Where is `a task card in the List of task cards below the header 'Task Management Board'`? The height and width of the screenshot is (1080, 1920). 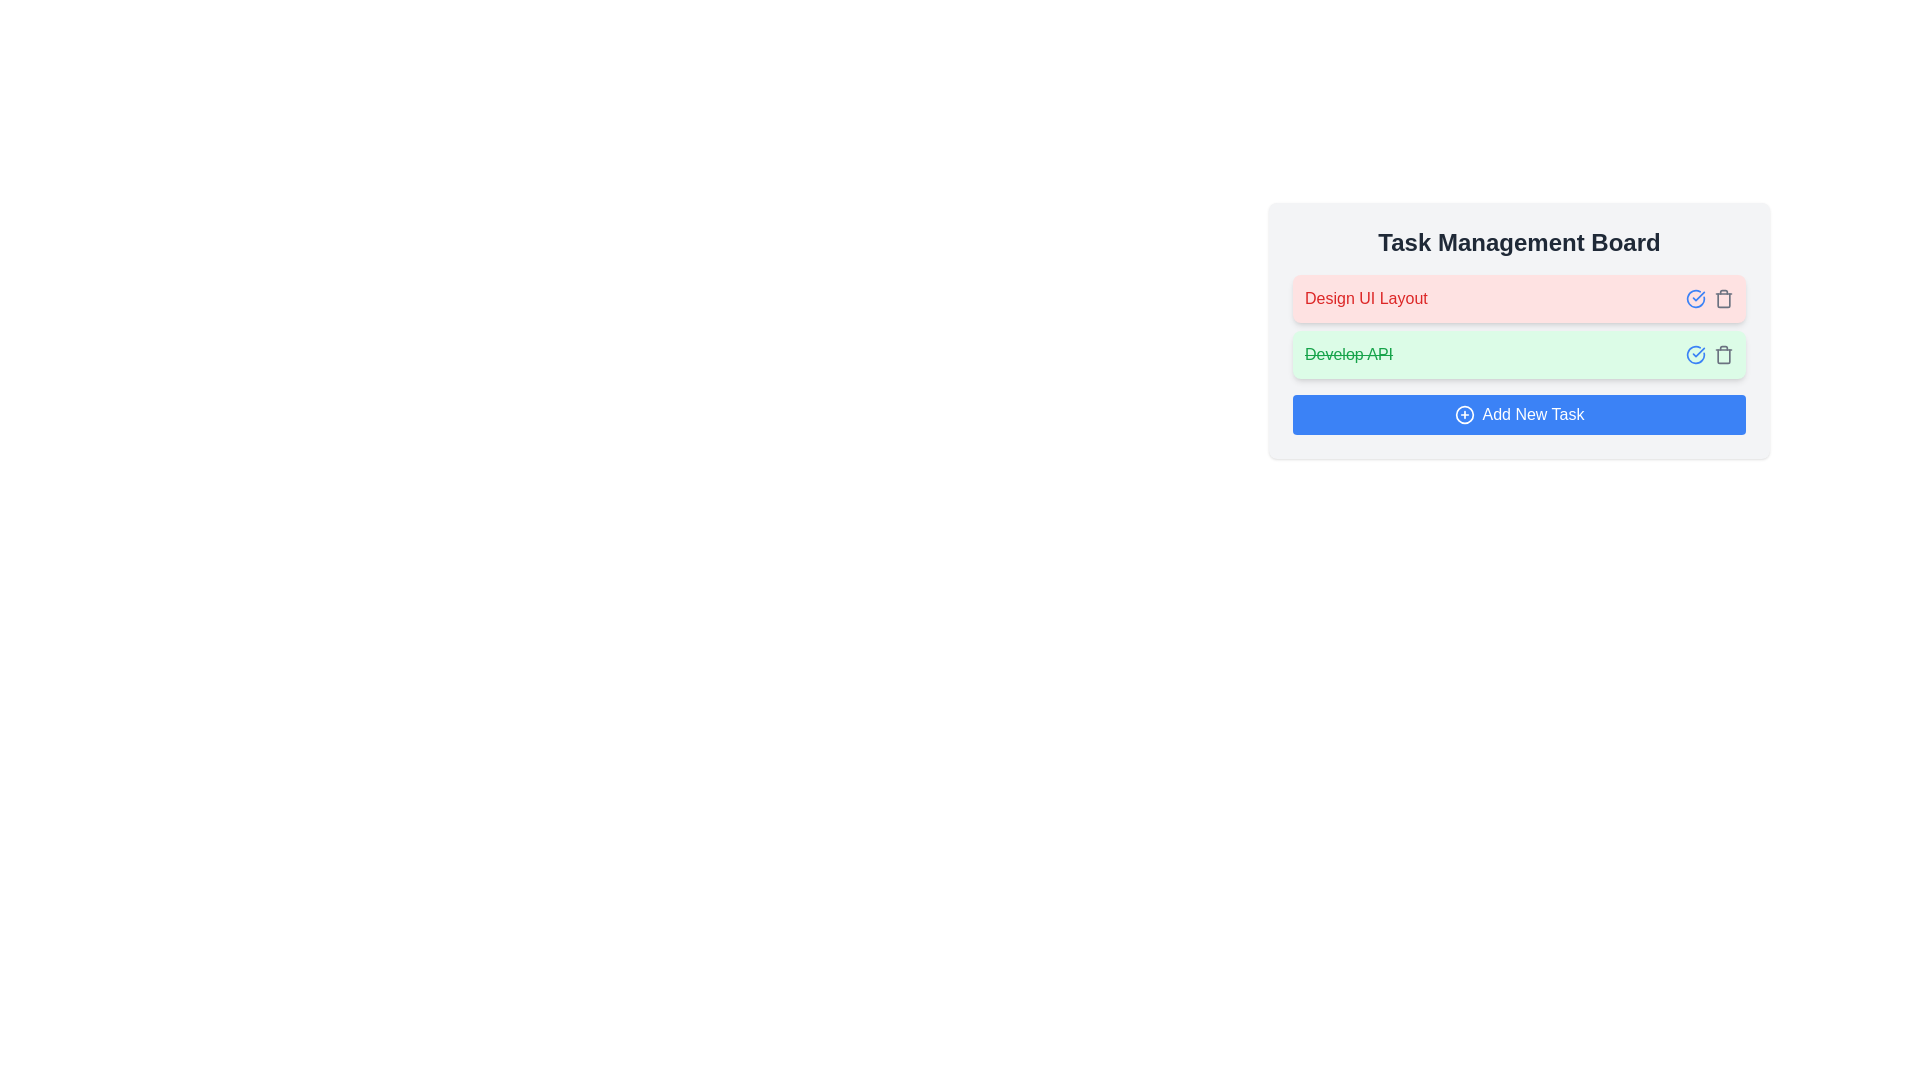
a task card in the List of task cards below the header 'Task Management Board' is located at coordinates (1519, 326).